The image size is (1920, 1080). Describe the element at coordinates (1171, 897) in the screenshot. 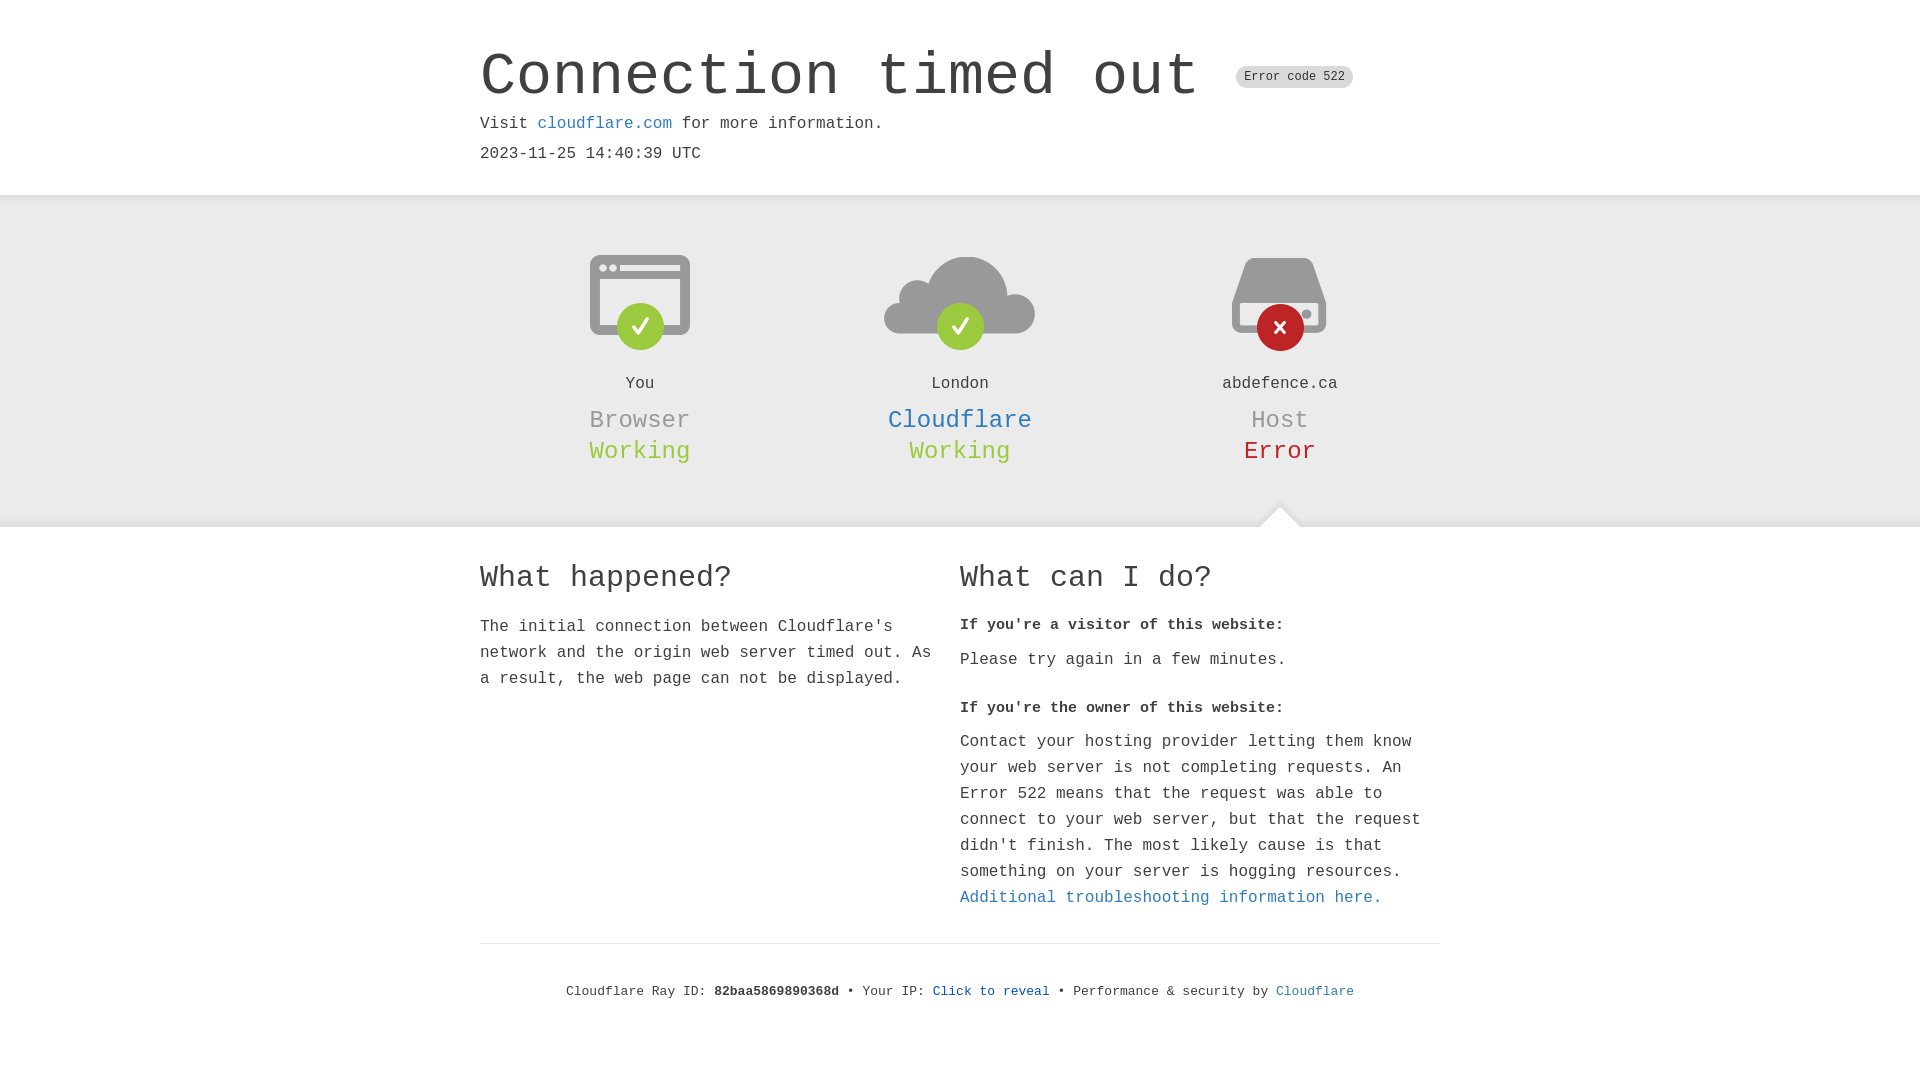

I see `'Additional troubleshooting information here.'` at that location.